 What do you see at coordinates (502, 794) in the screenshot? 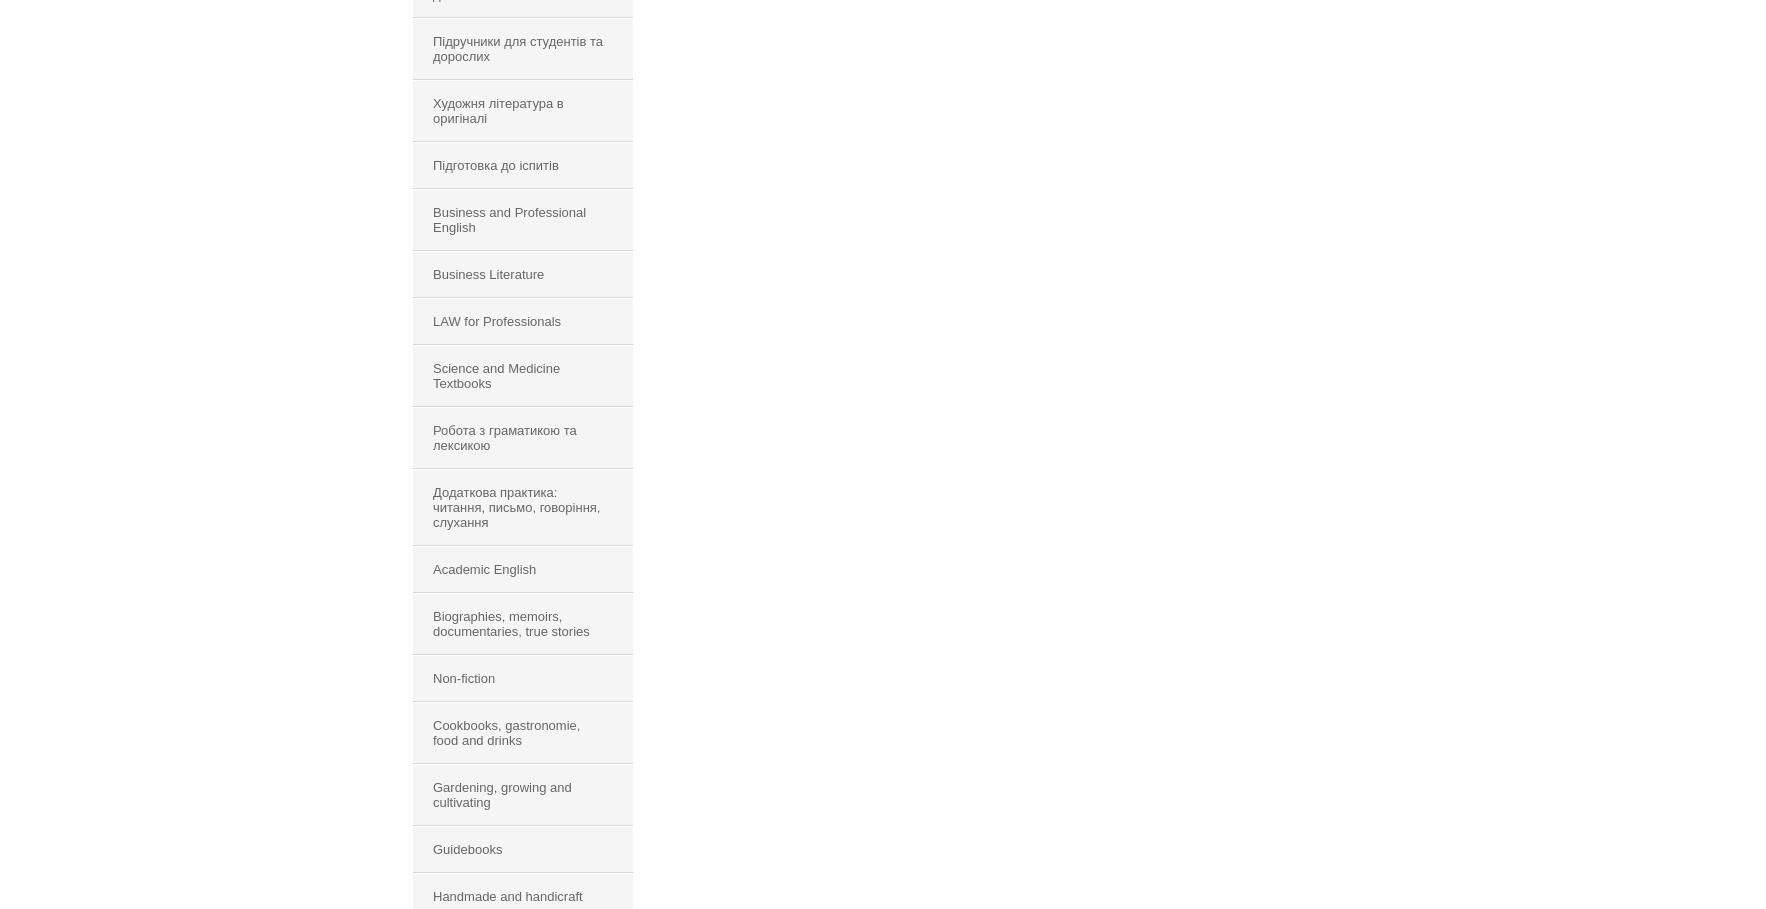
I see `'Gardening, growing and cultivating'` at bounding box center [502, 794].